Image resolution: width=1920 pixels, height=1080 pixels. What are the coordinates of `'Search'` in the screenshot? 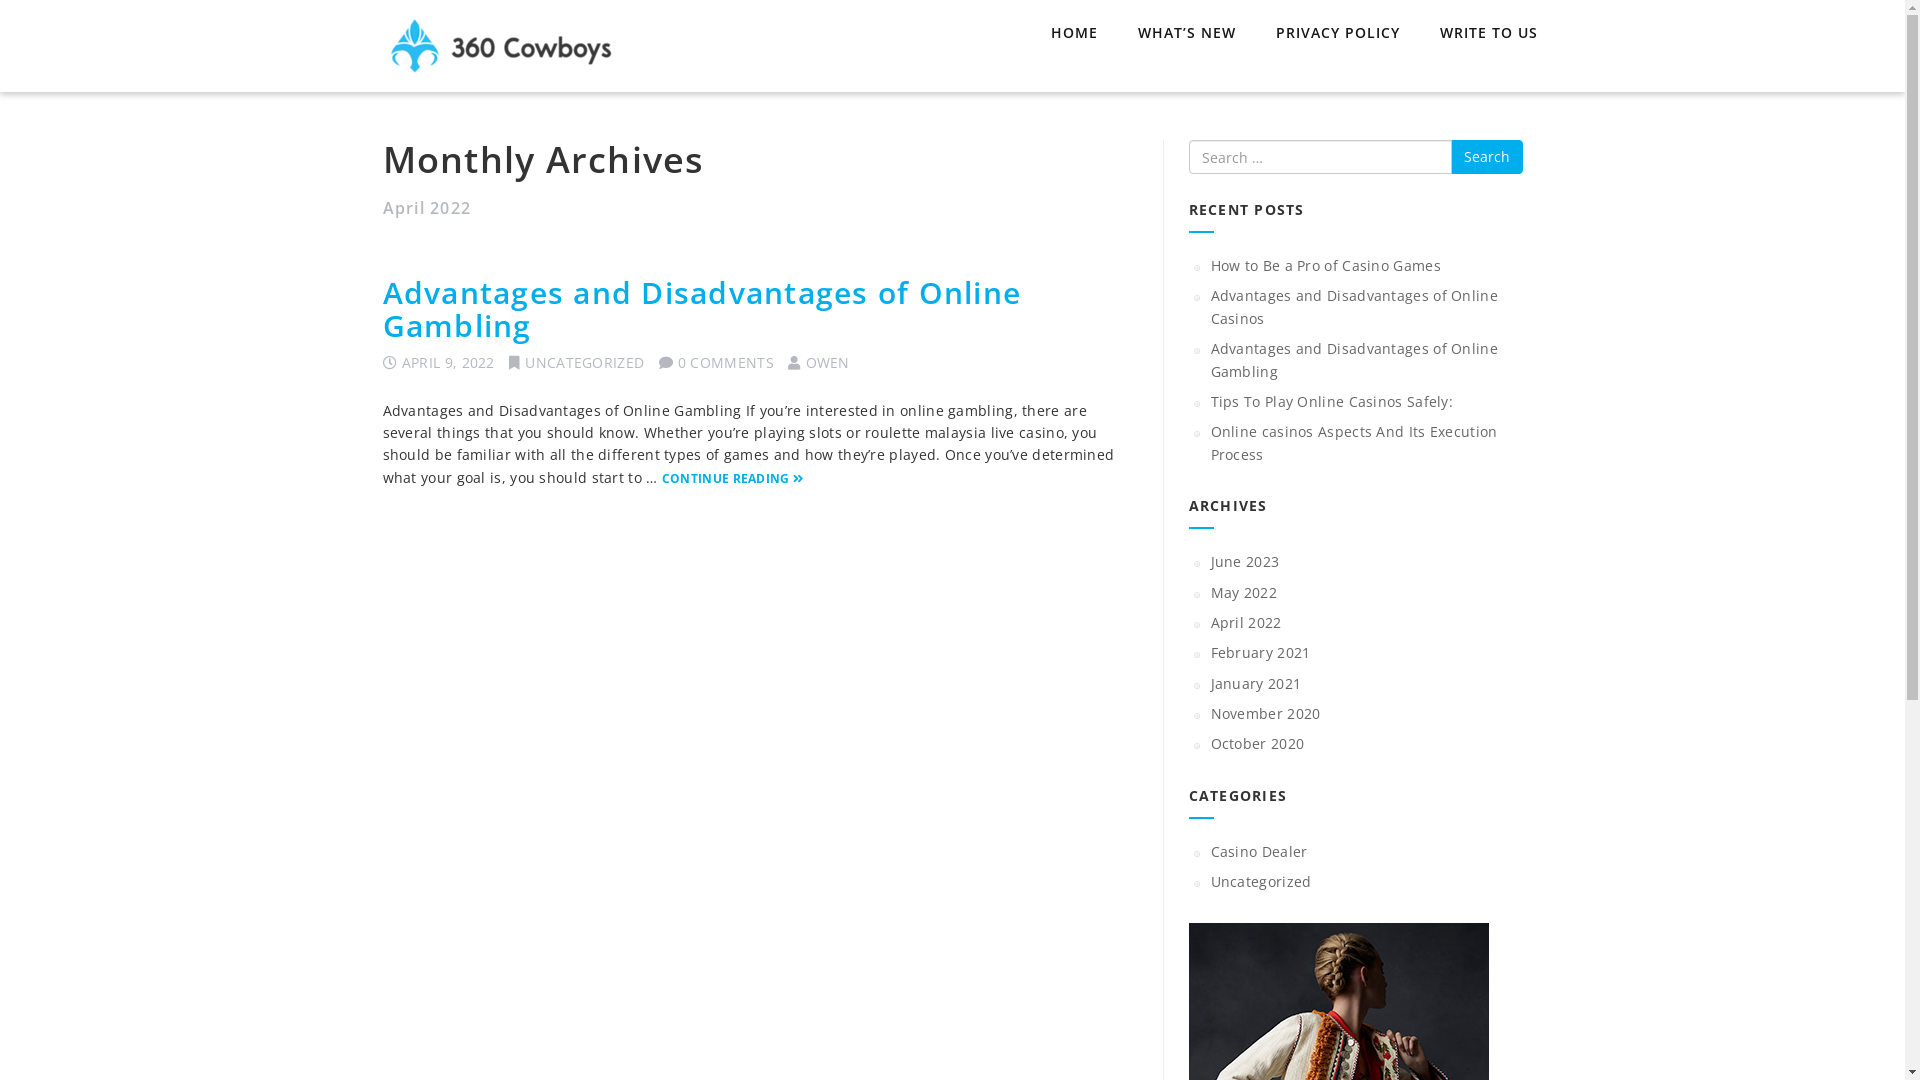 It's located at (1486, 156).